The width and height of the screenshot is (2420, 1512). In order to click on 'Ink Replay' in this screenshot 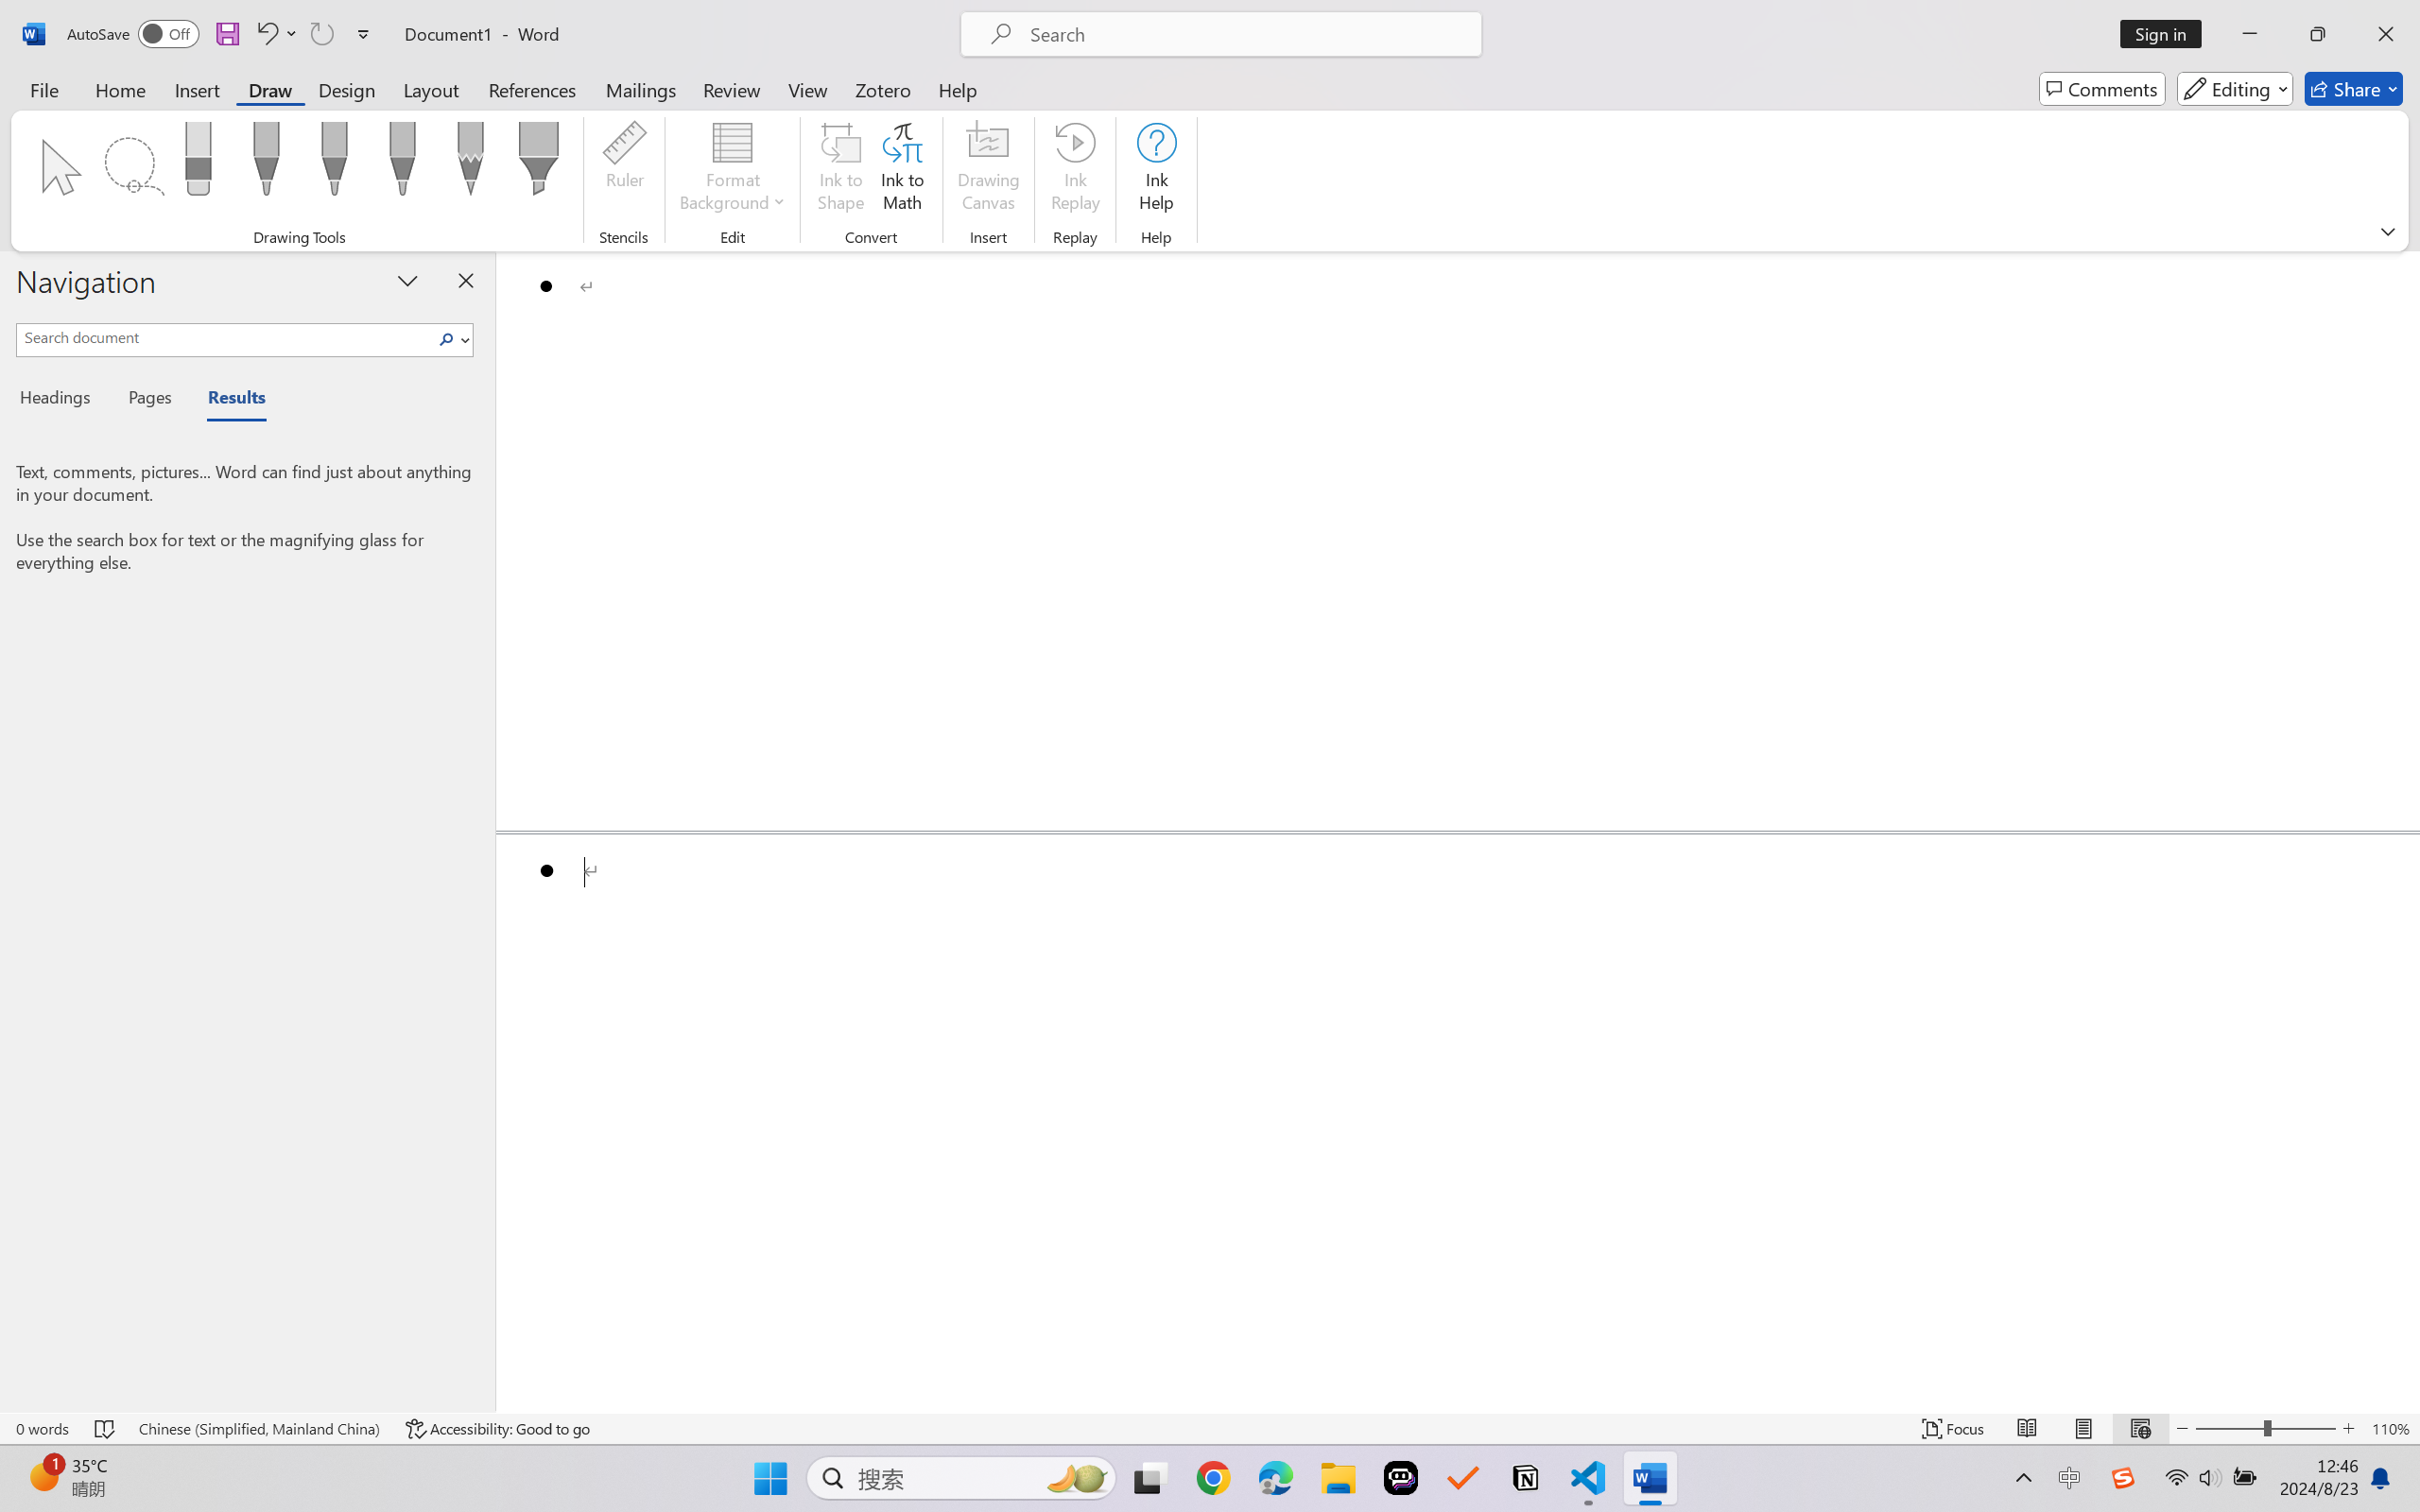, I will do `click(1075, 170)`.